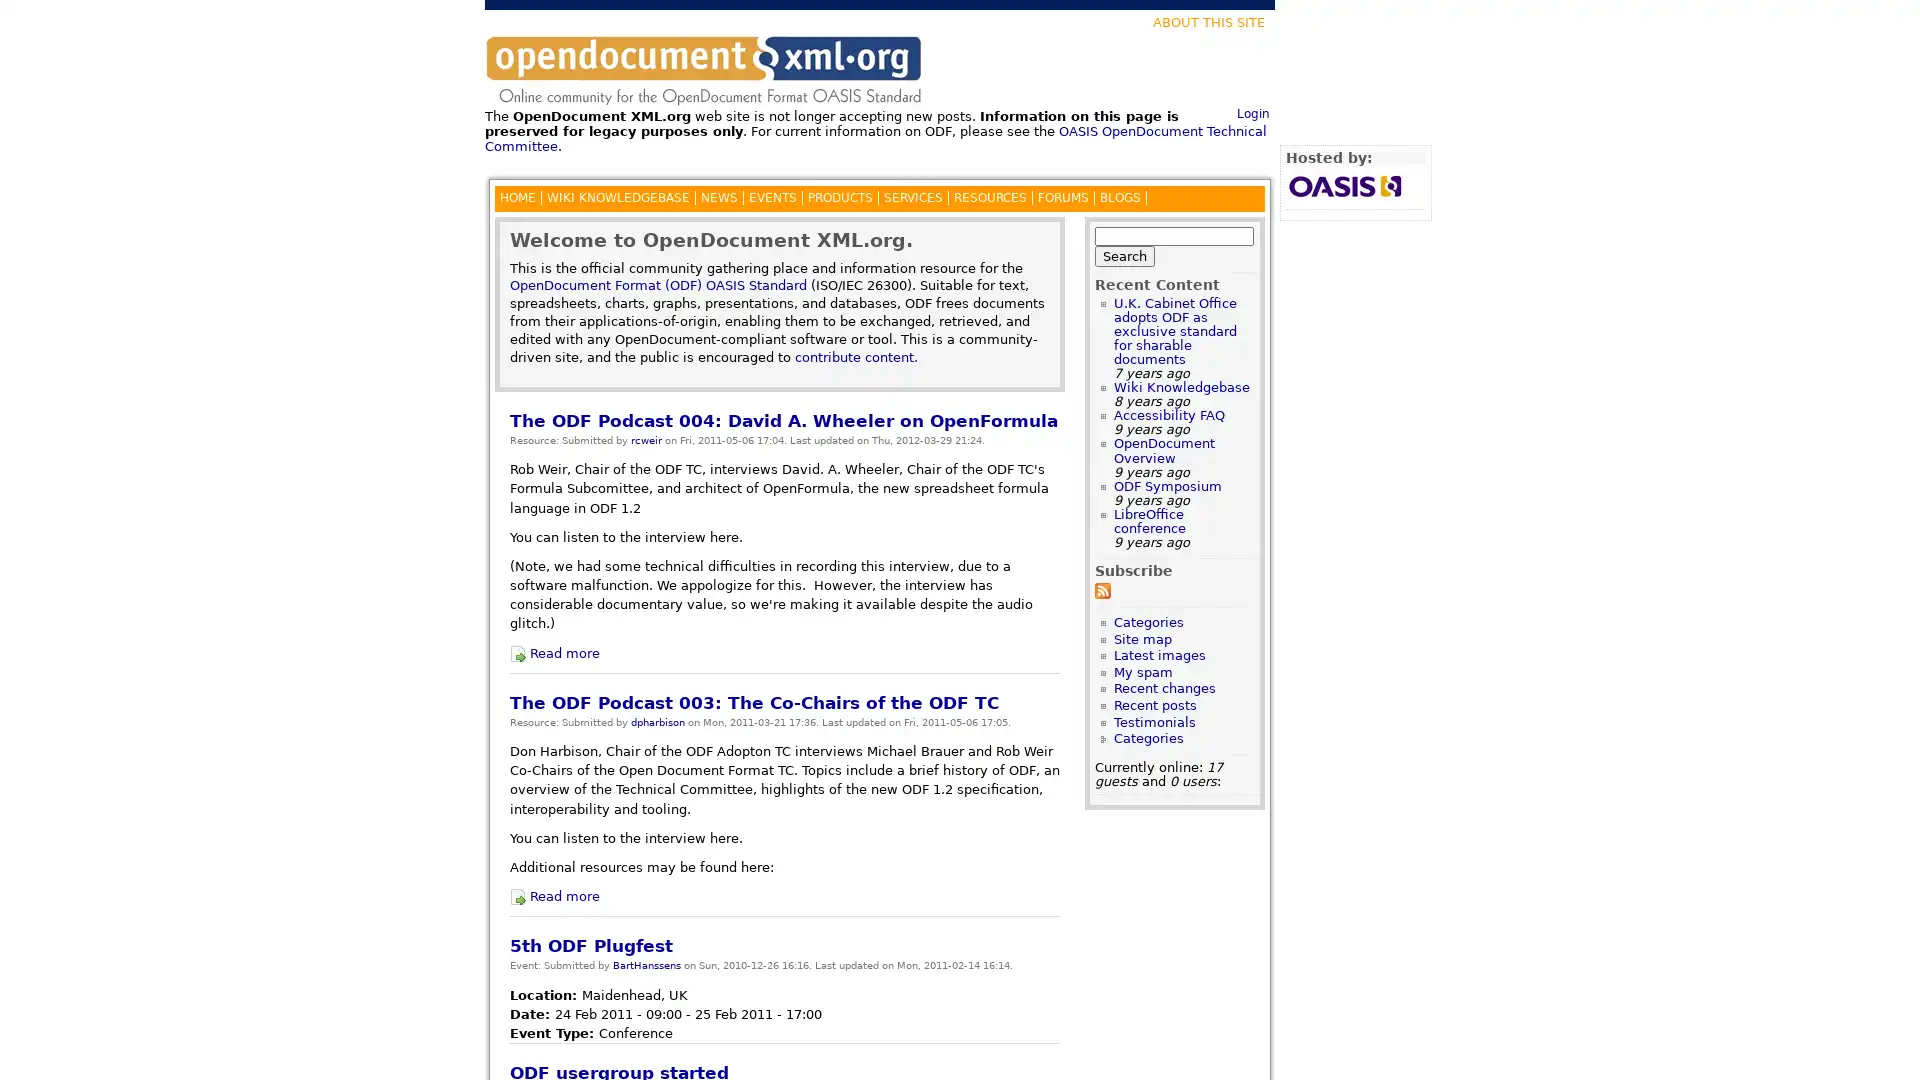 The image size is (1920, 1080). Describe the element at coordinates (1124, 254) in the screenshot. I see `Search` at that location.